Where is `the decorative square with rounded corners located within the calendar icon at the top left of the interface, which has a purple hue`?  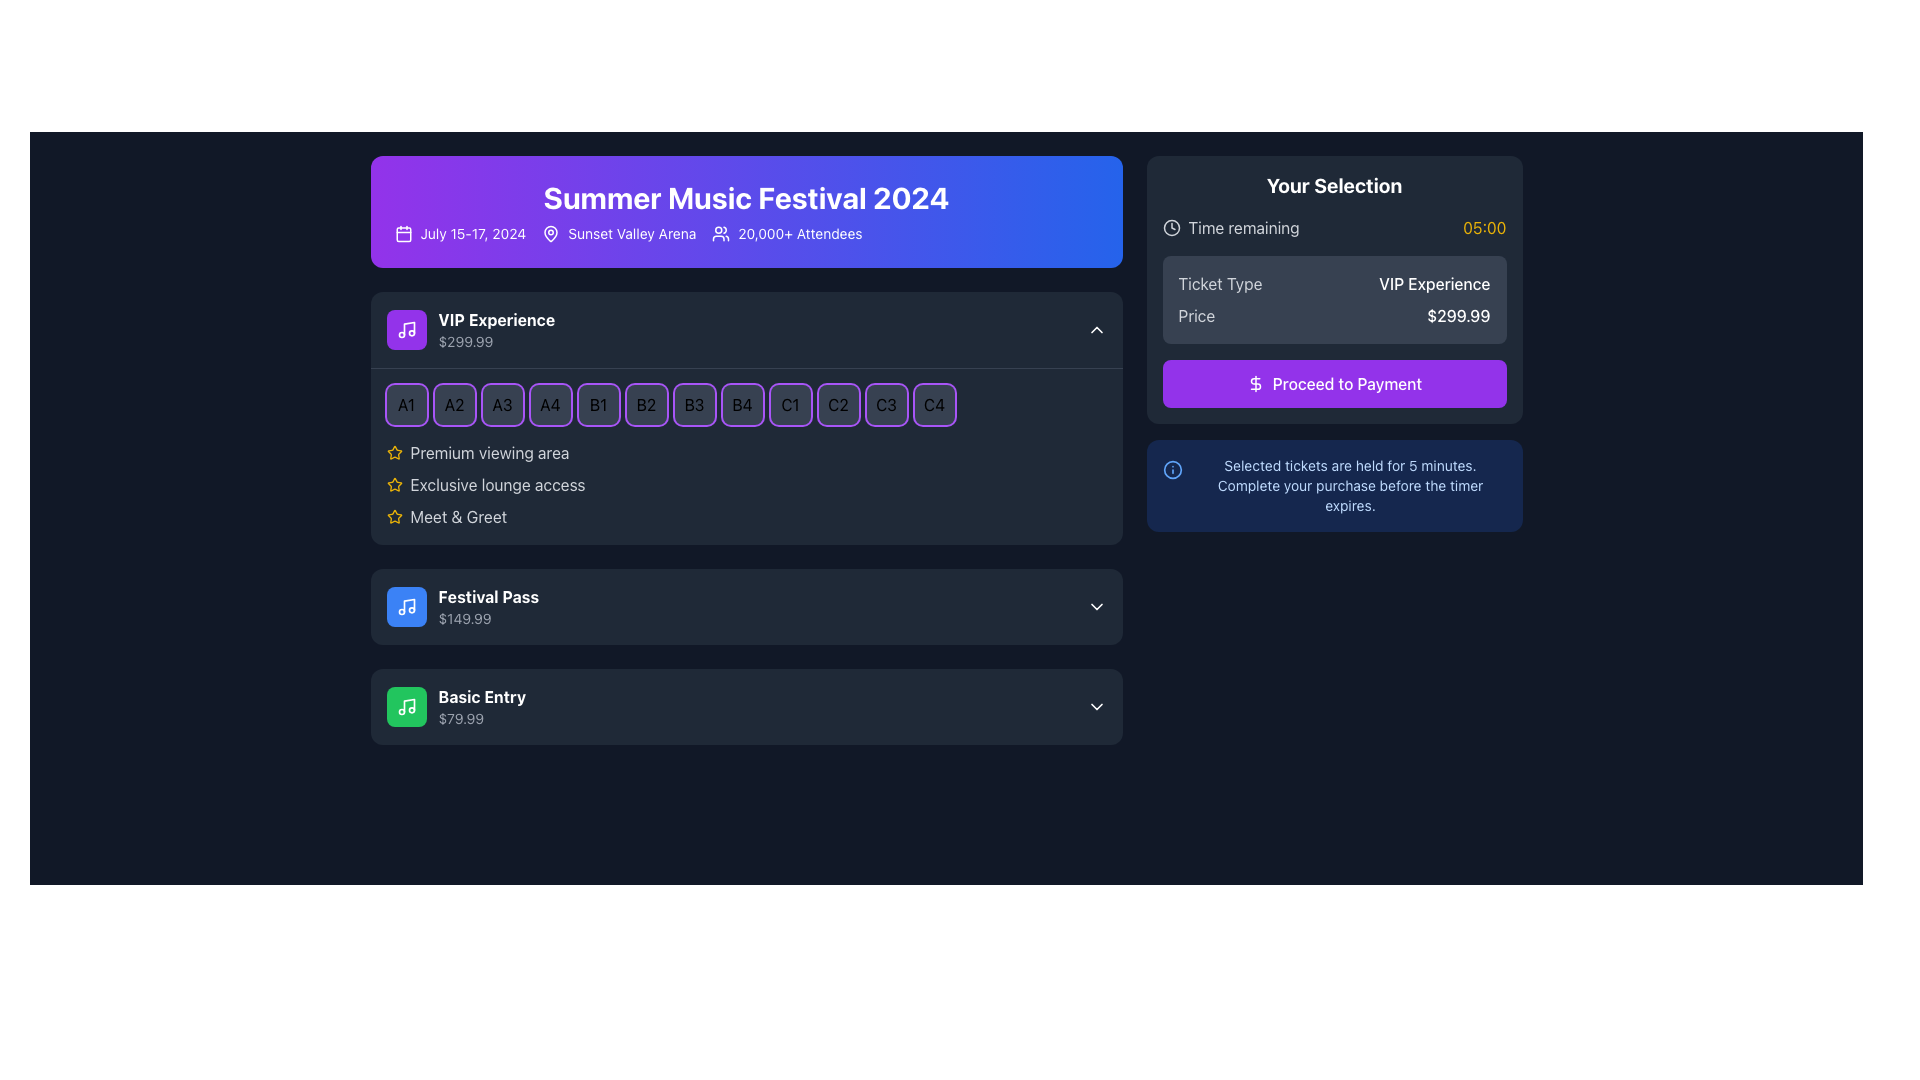
the decorative square with rounded corners located within the calendar icon at the top left of the interface, which has a purple hue is located at coordinates (402, 233).